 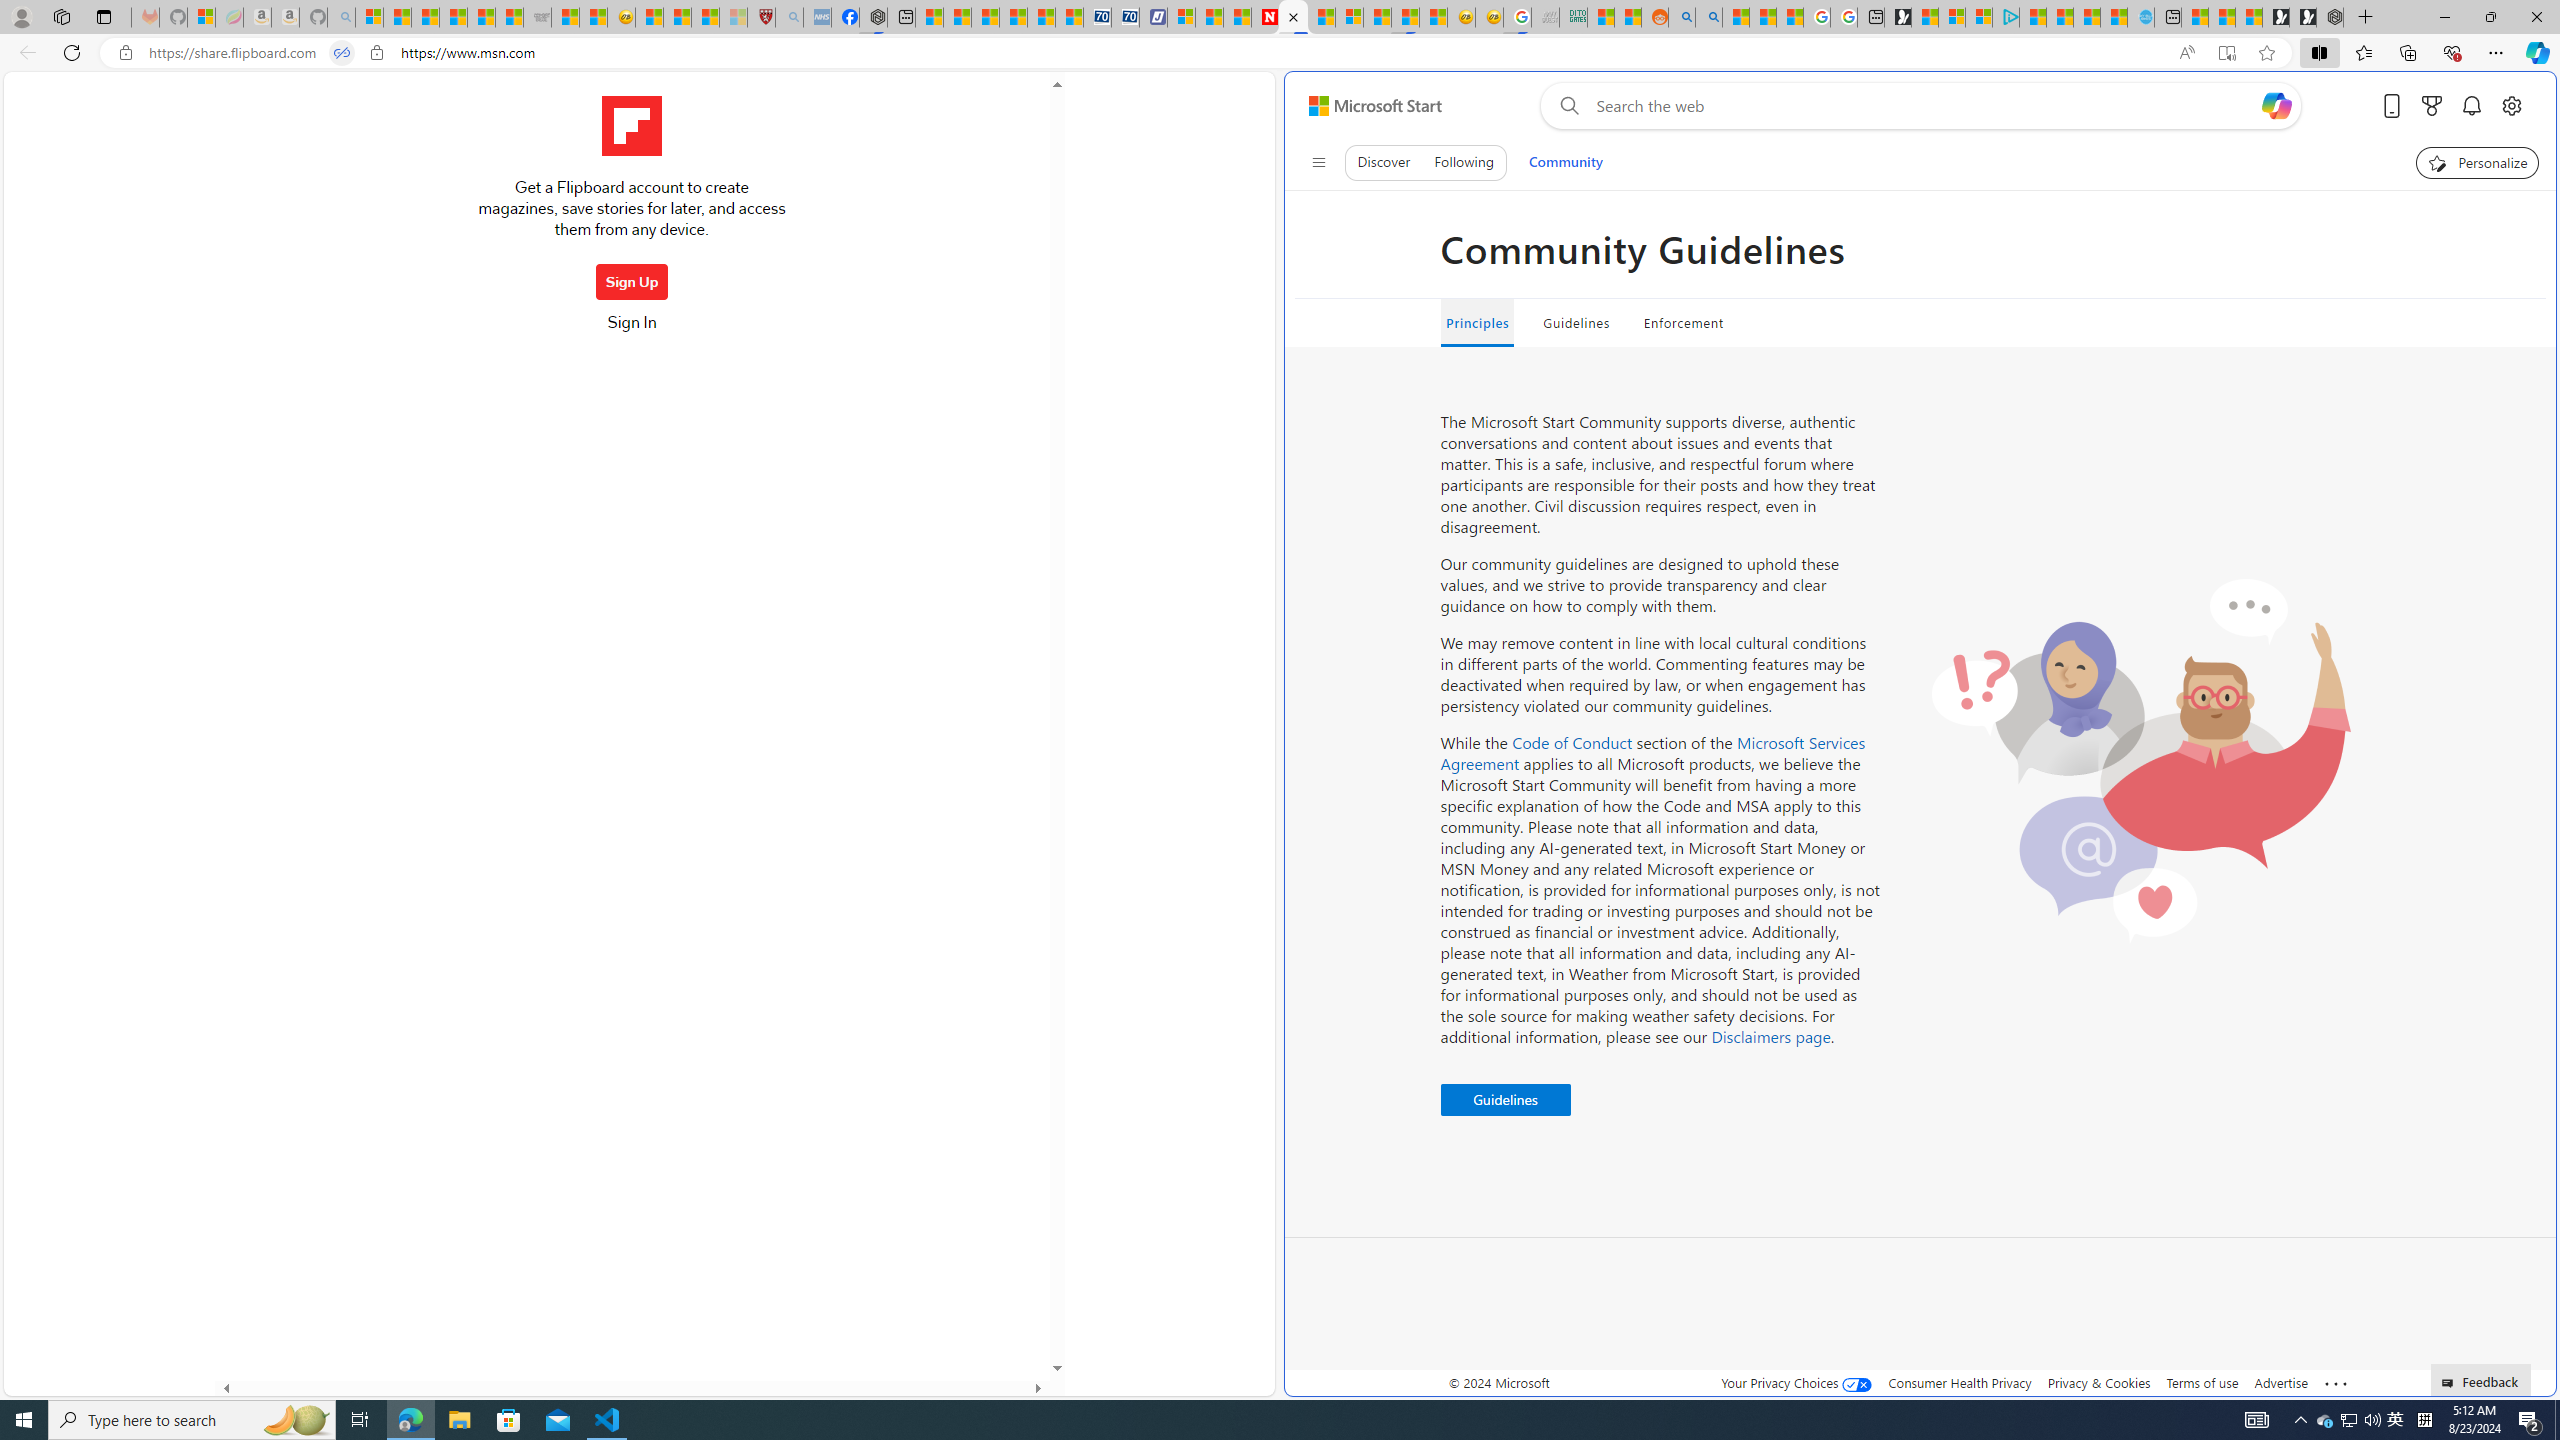 I want to click on 'Terms of use', so click(x=2201, y=1382).